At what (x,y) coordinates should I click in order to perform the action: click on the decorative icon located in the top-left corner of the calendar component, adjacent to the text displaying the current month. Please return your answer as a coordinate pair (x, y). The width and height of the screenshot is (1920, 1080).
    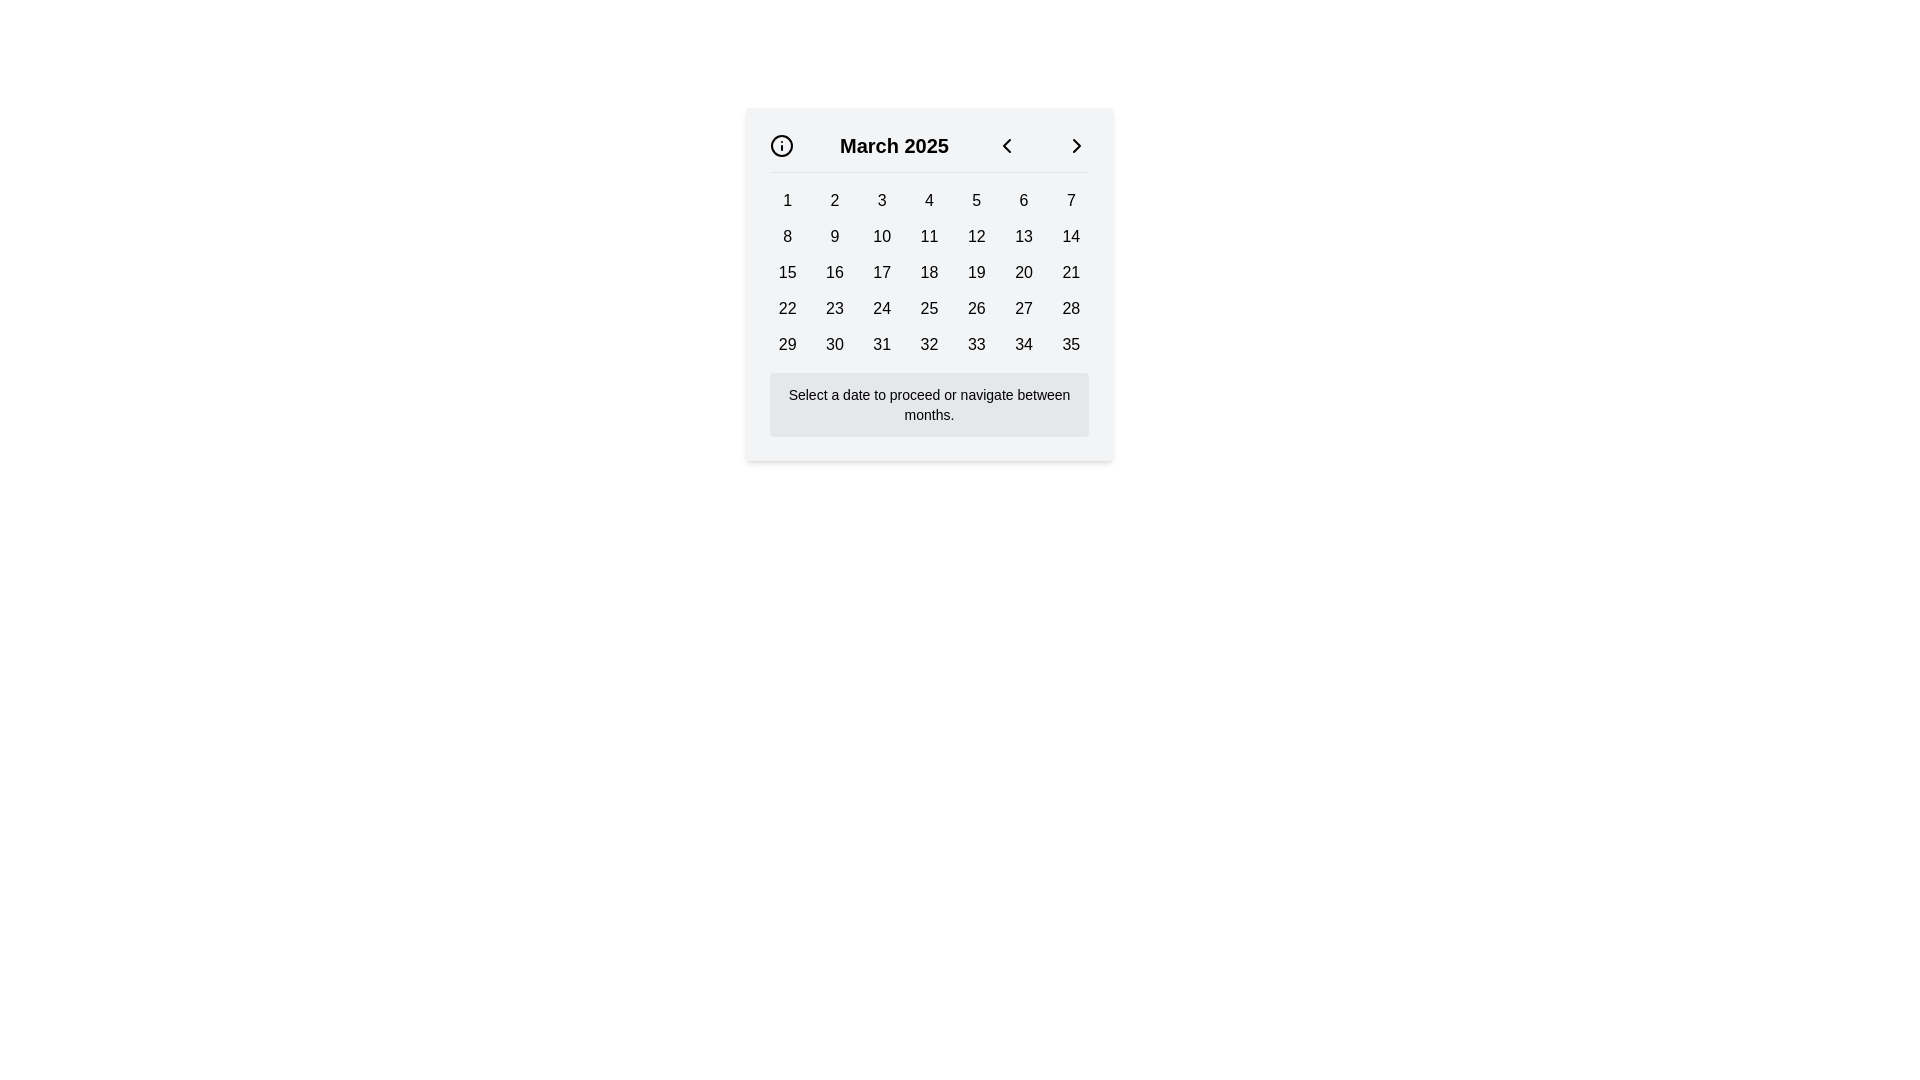
    Looking at the image, I should click on (781, 145).